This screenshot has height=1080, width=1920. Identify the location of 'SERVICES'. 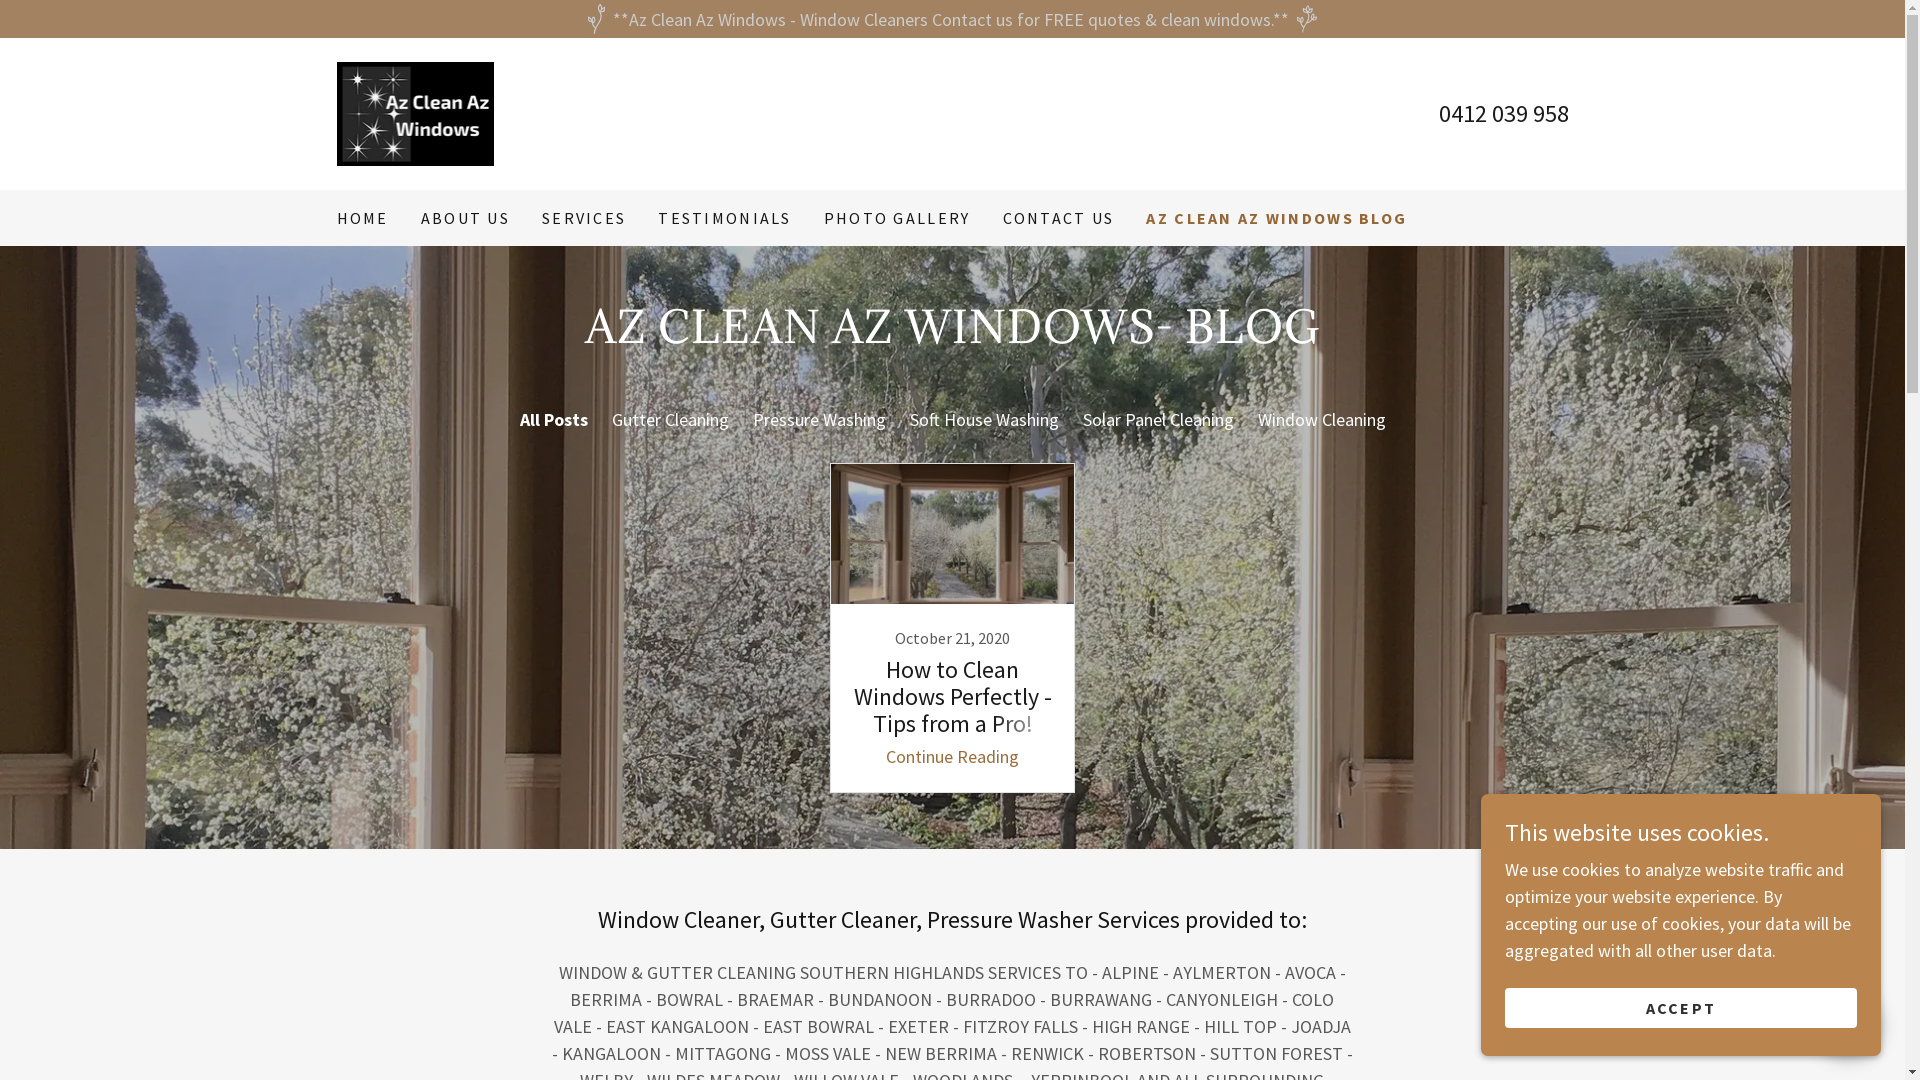
(583, 218).